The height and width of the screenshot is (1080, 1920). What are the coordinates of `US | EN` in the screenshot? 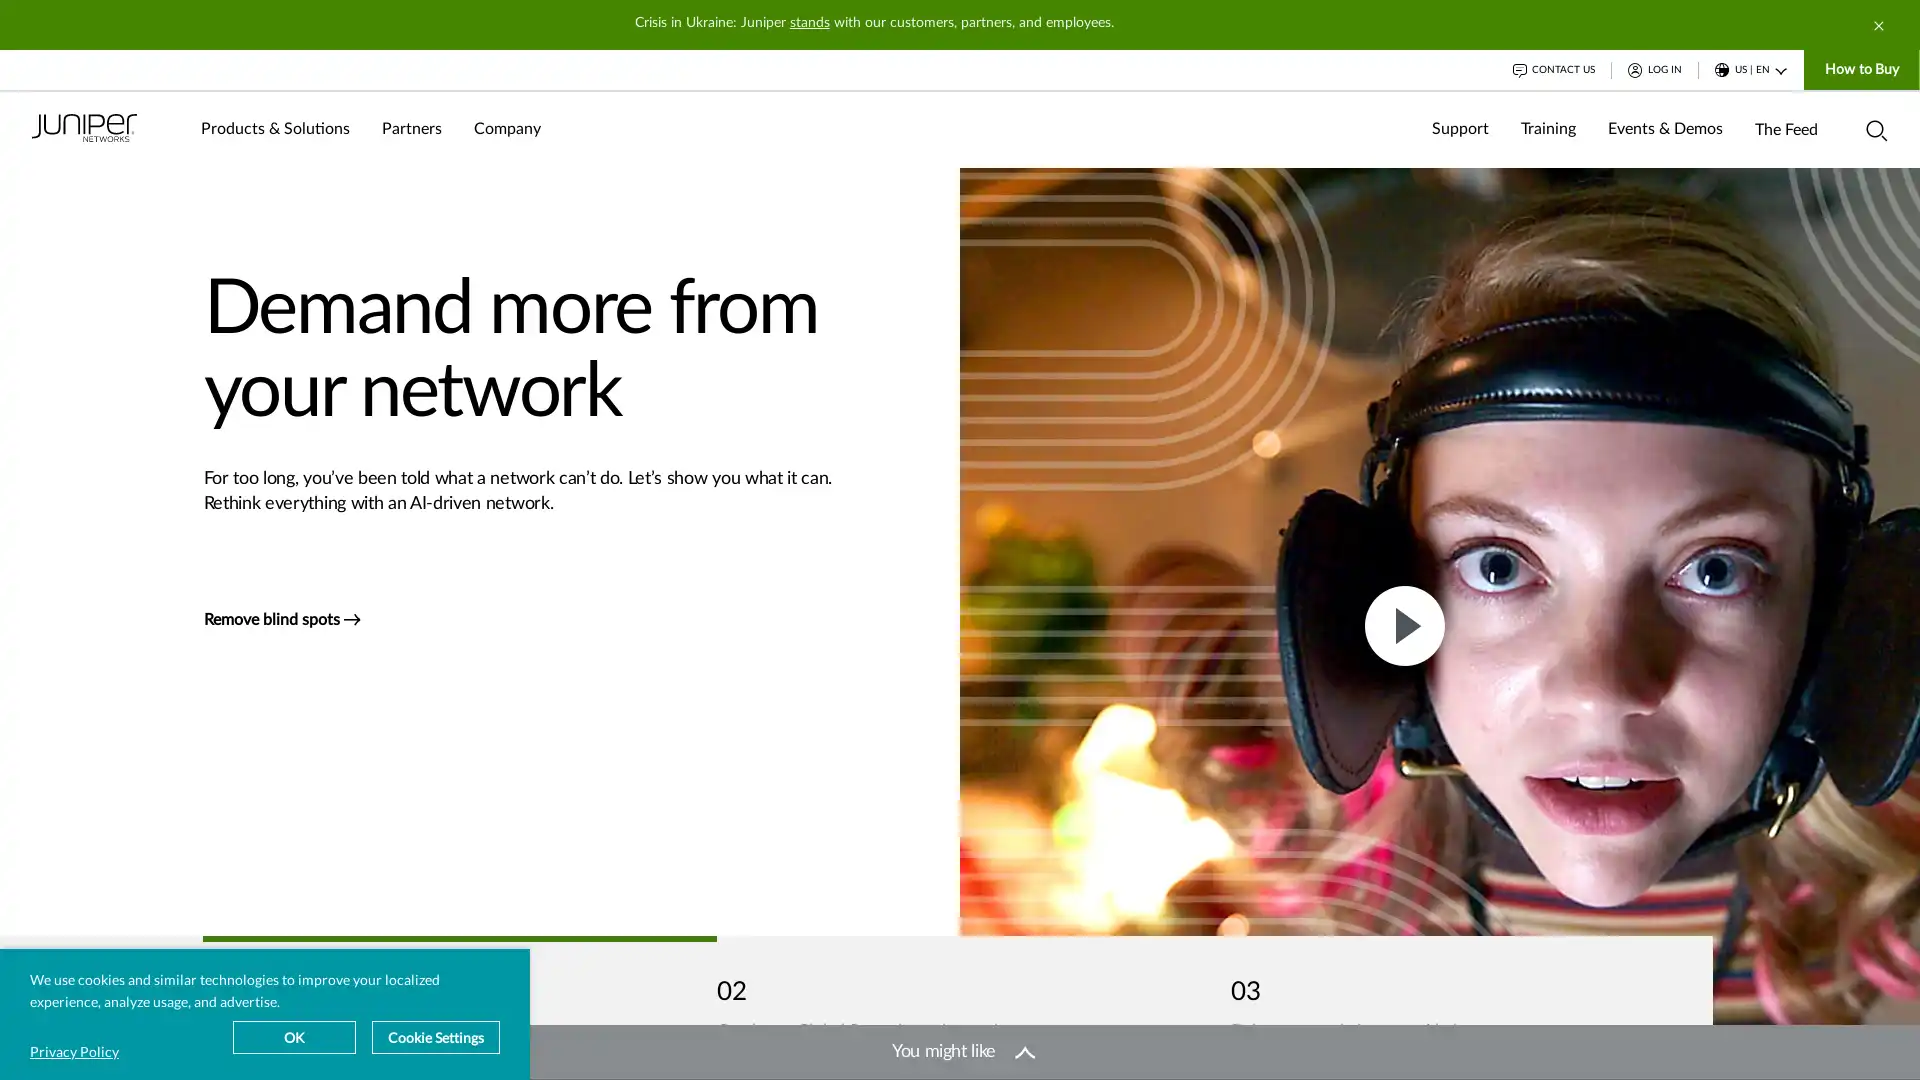 It's located at (1750, 68).